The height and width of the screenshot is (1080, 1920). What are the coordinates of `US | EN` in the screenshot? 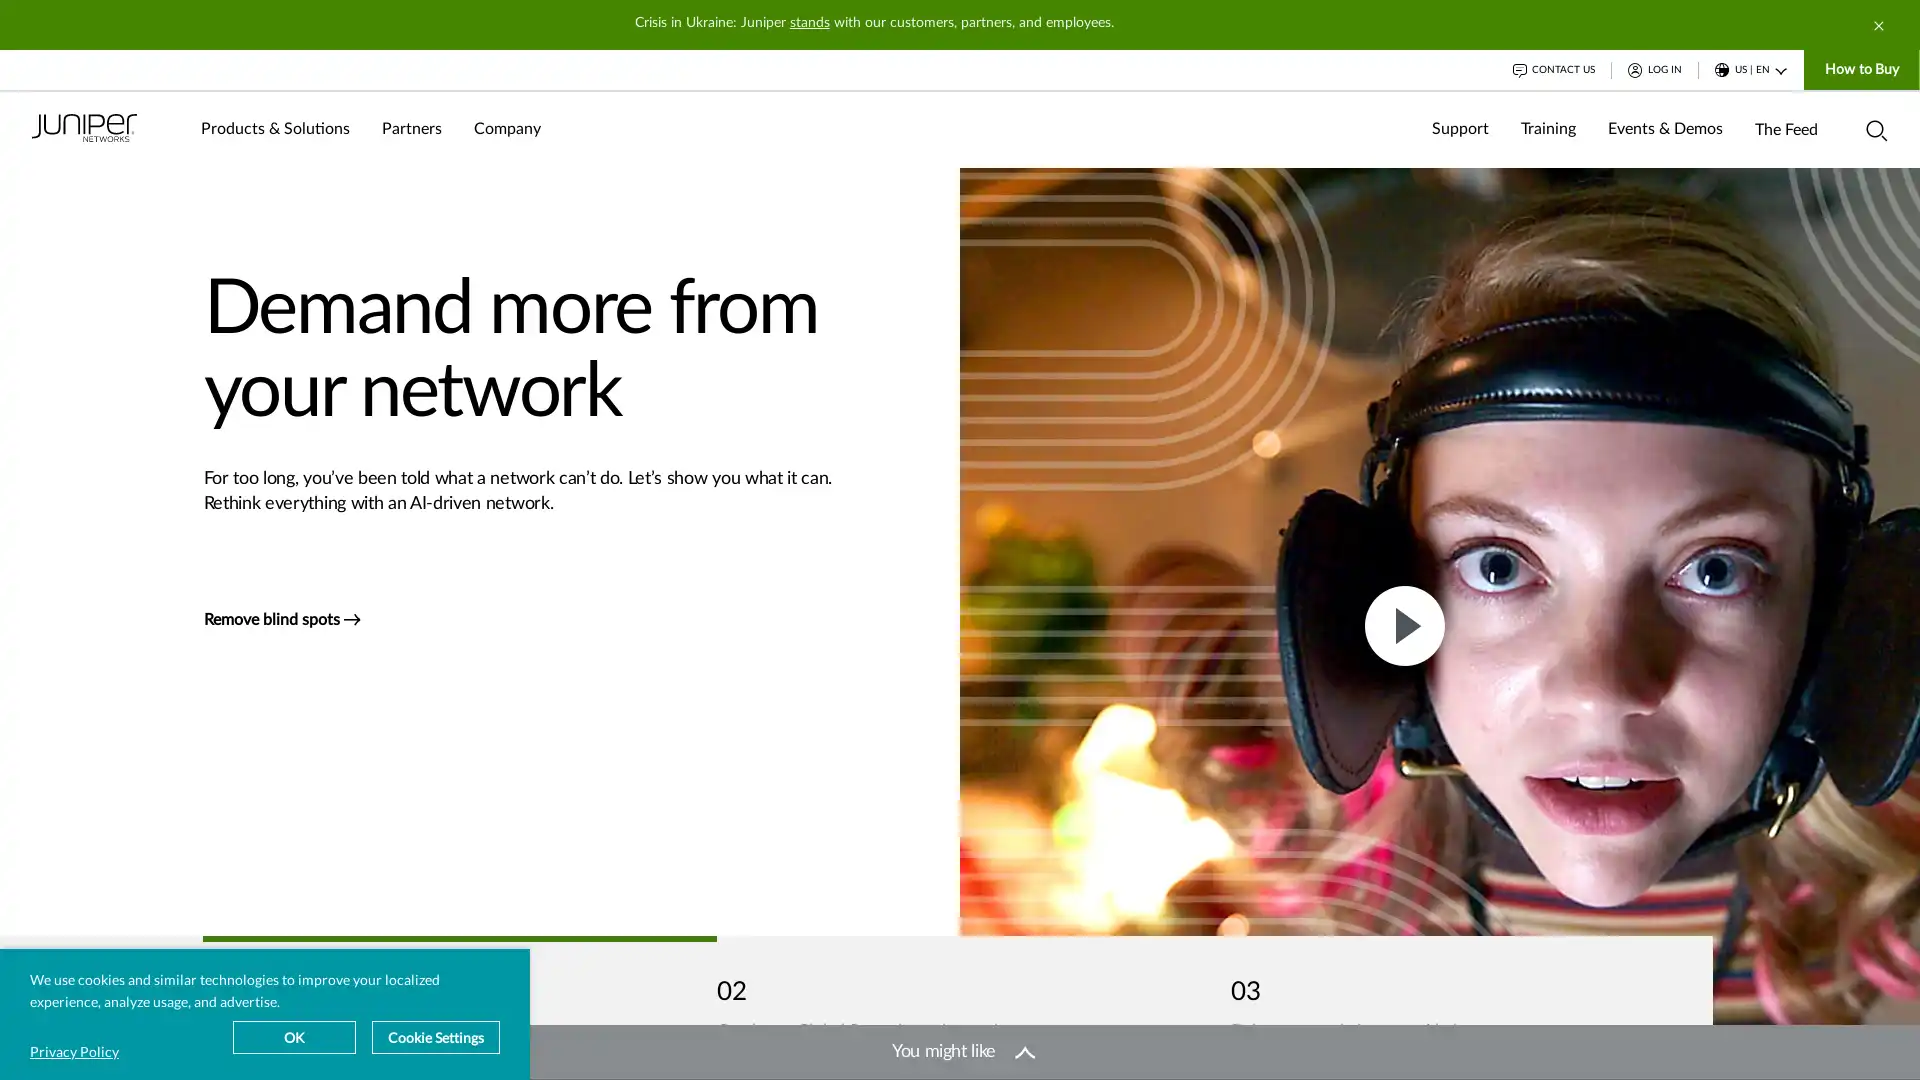 It's located at (1750, 68).